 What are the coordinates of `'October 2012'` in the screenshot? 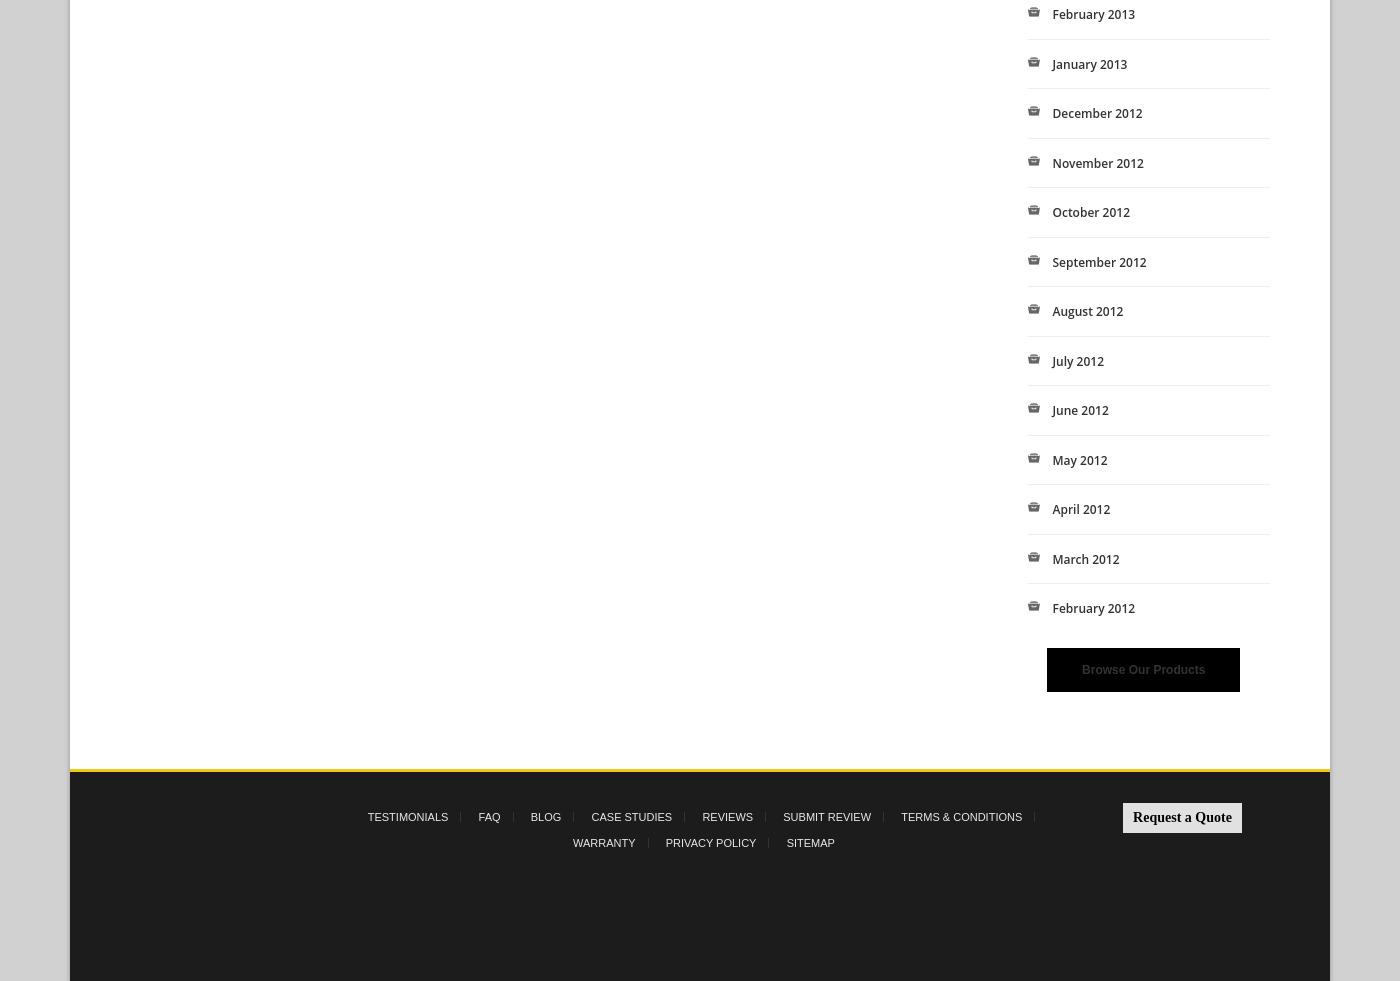 It's located at (1051, 211).